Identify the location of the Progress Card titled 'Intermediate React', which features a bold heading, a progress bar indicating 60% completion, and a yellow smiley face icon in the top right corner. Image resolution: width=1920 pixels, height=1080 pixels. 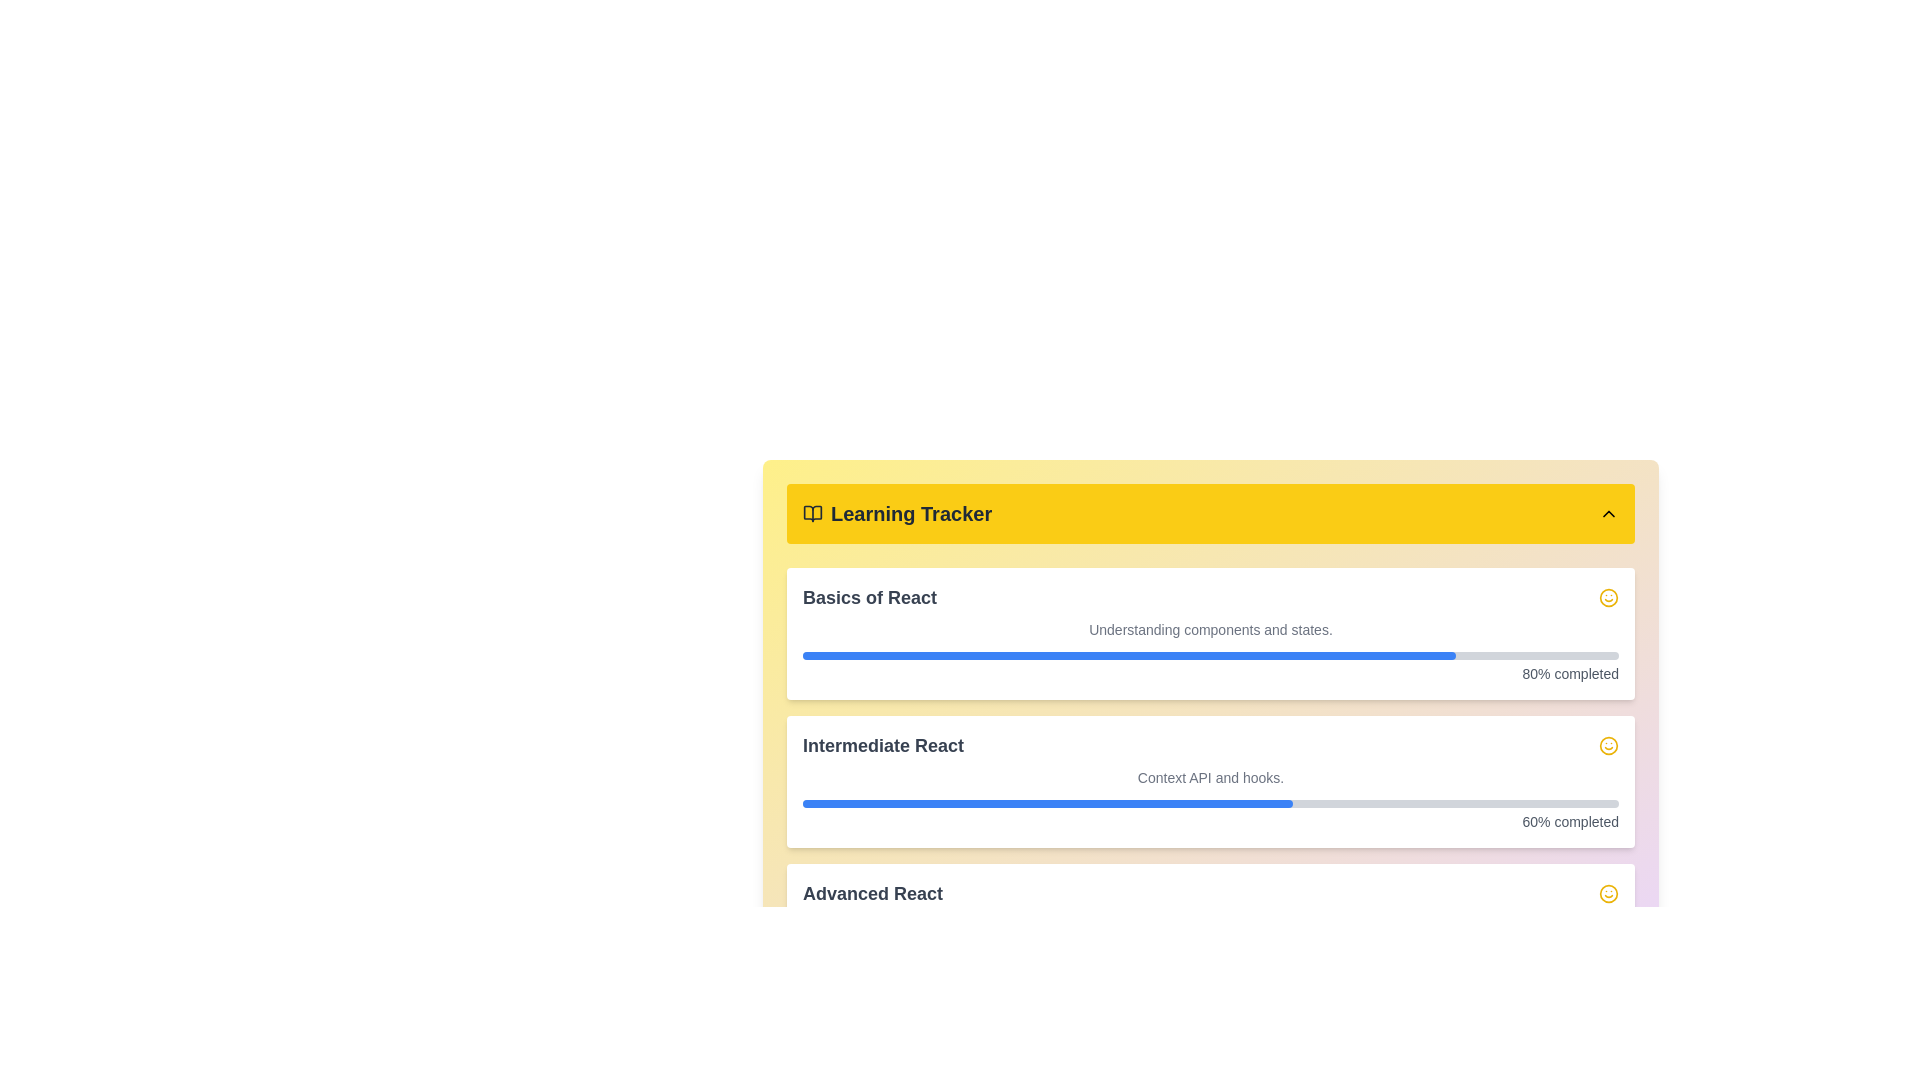
(1209, 781).